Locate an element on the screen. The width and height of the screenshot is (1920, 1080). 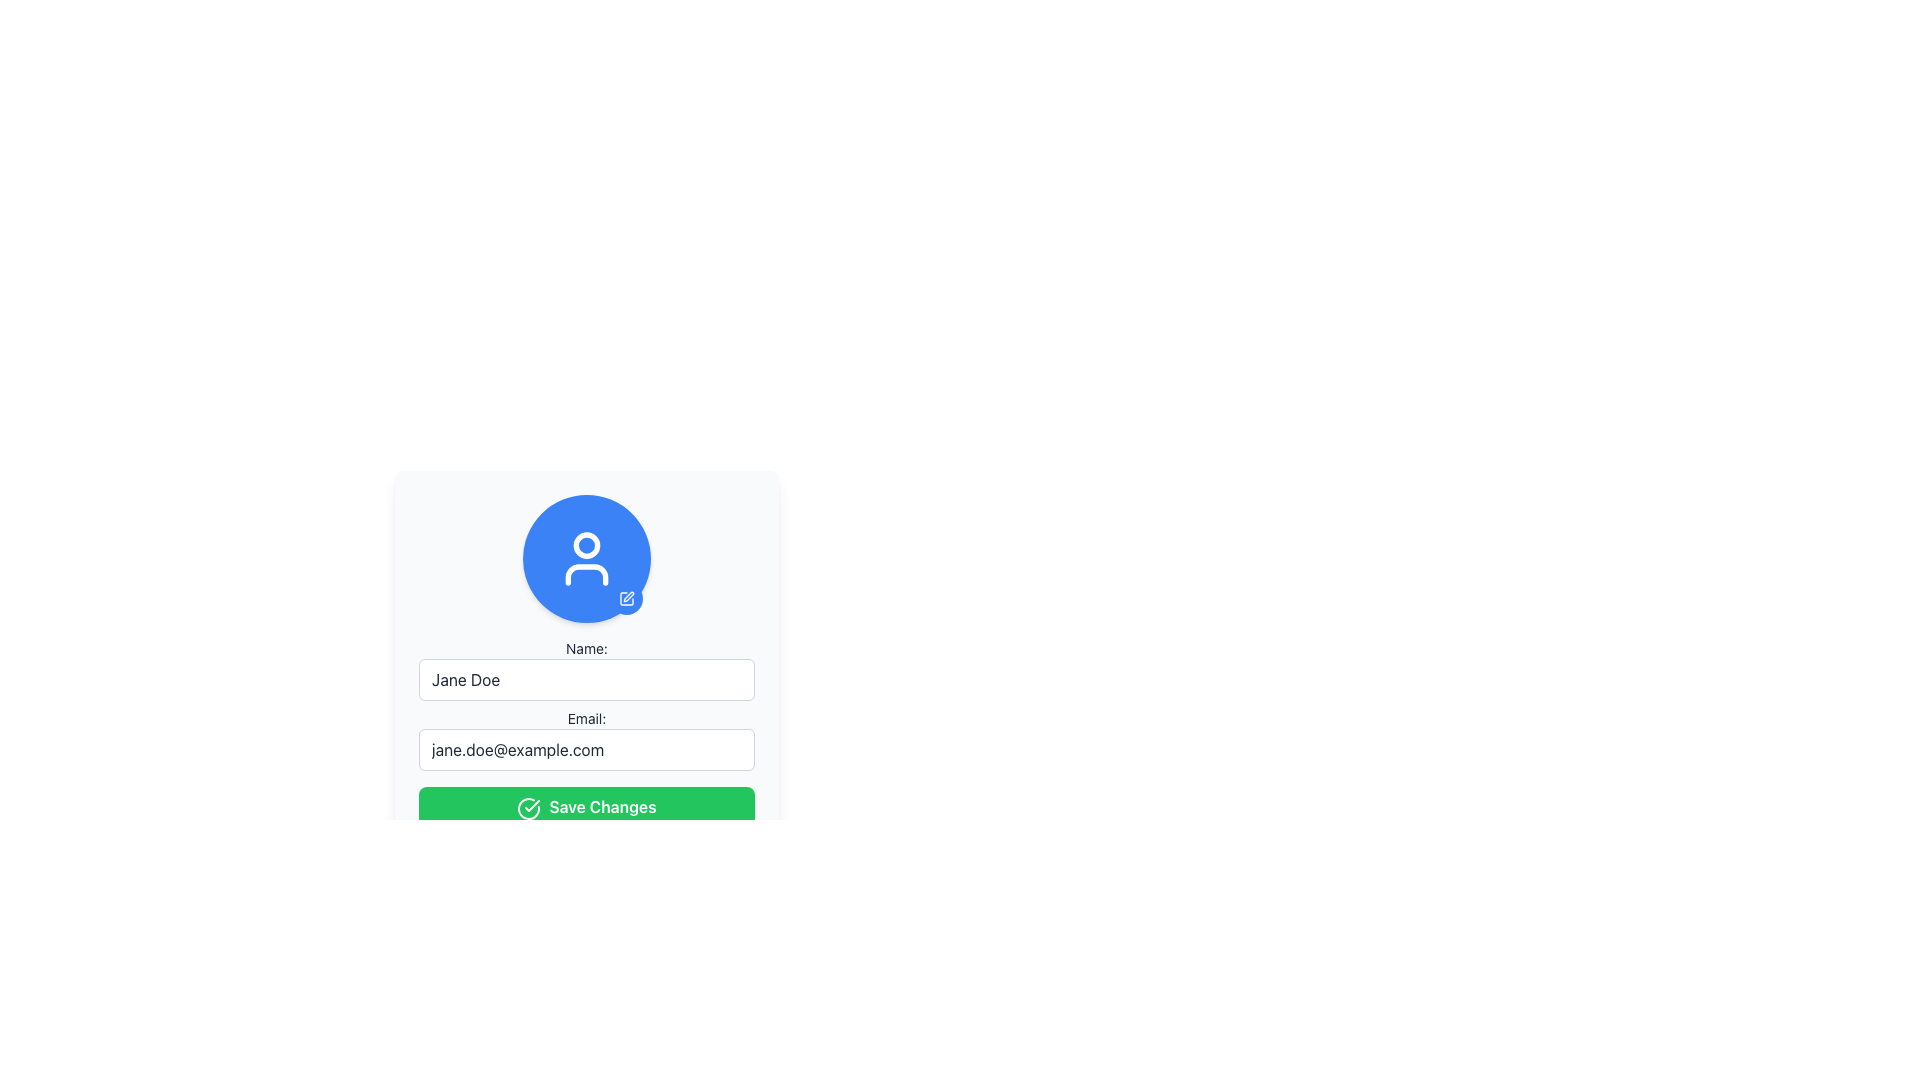
the confirmation icon located to the left of the 'Save Changes' text on the green button is located at coordinates (529, 807).